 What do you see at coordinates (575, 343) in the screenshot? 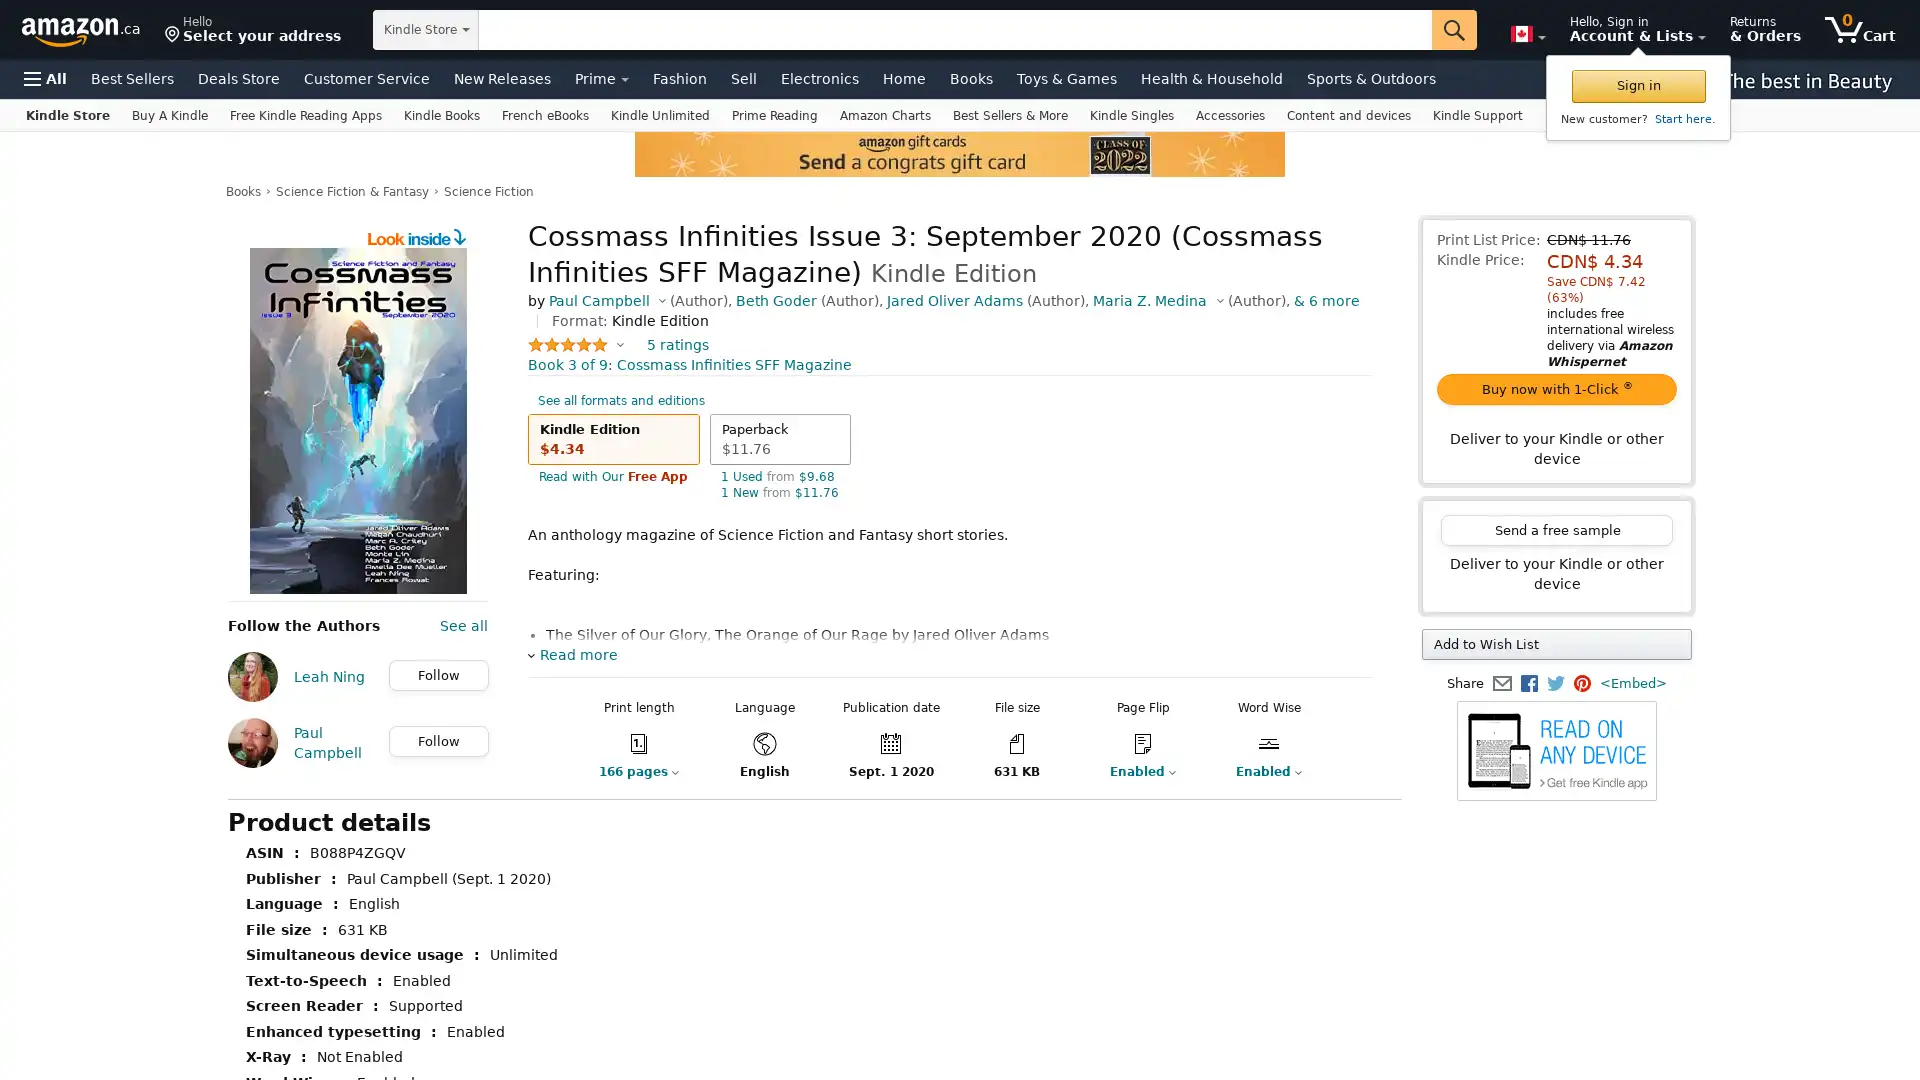
I see `5.0 out of 5 stars` at bounding box center [575, 343].